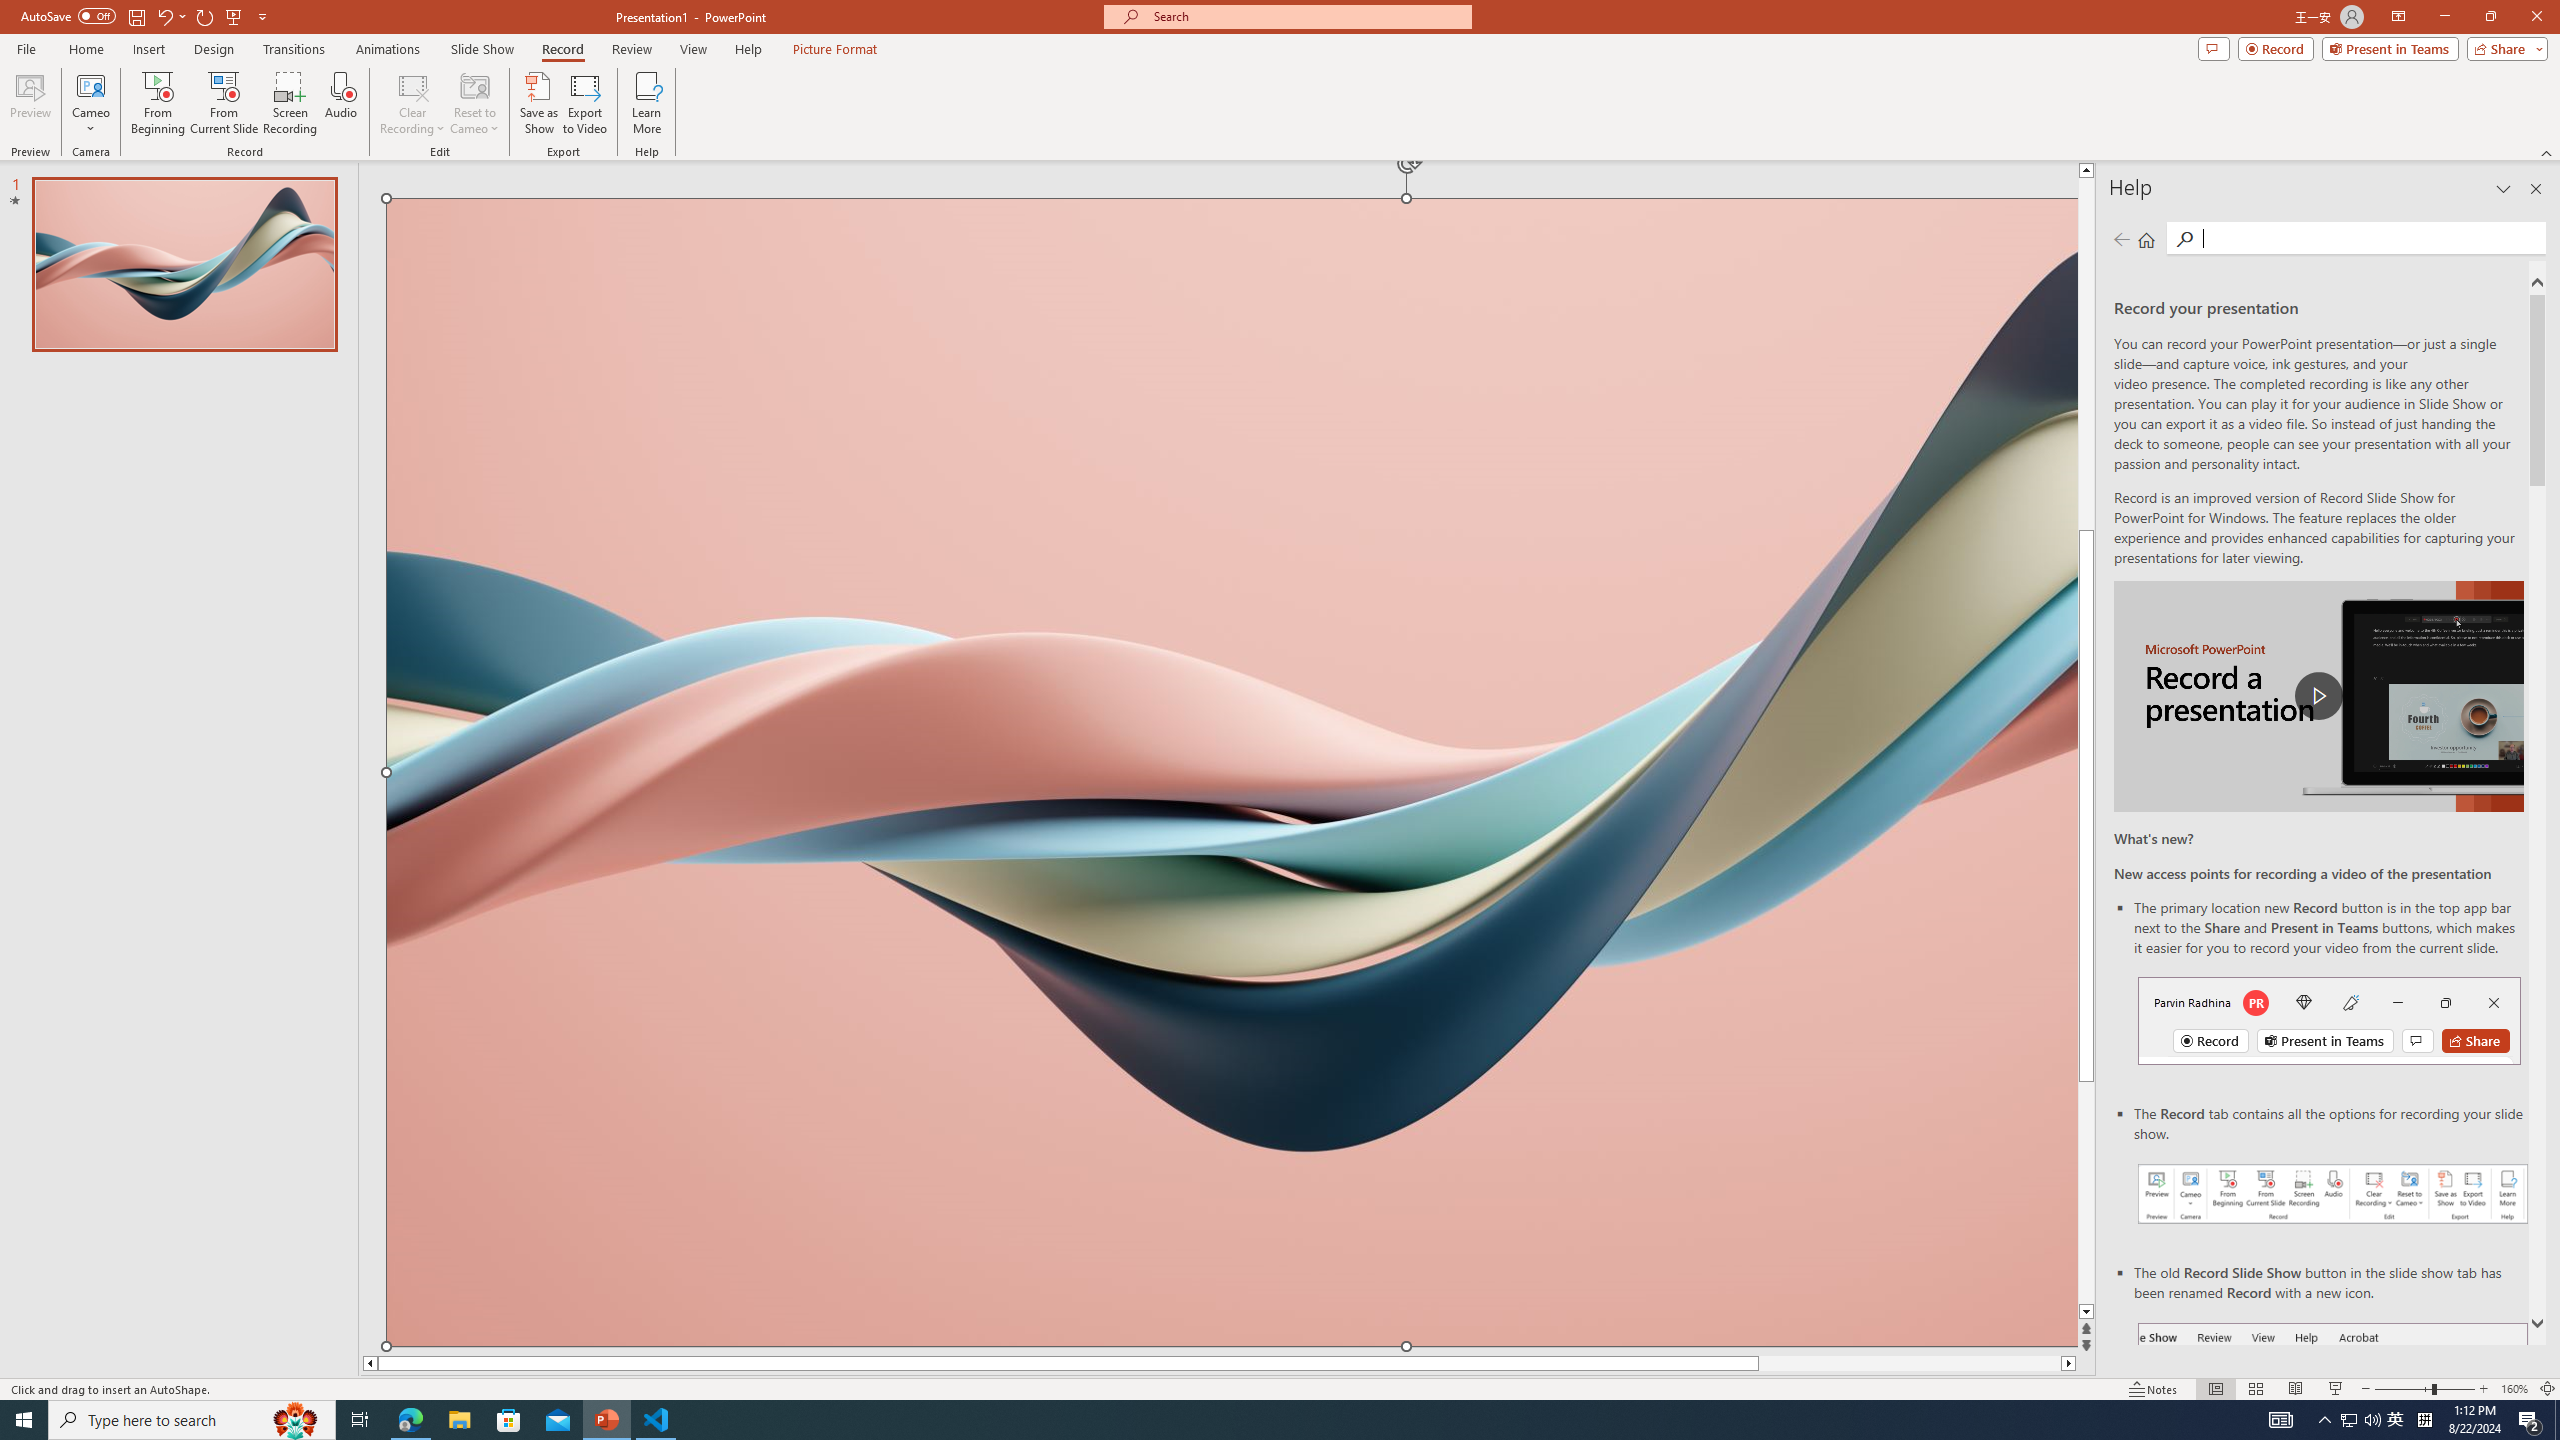 The image size is (2560, 1440). What do you see at coordinates (2535, 188) in the screenshot?
I see `'Close pane'` at bounding box center [2535, 188].